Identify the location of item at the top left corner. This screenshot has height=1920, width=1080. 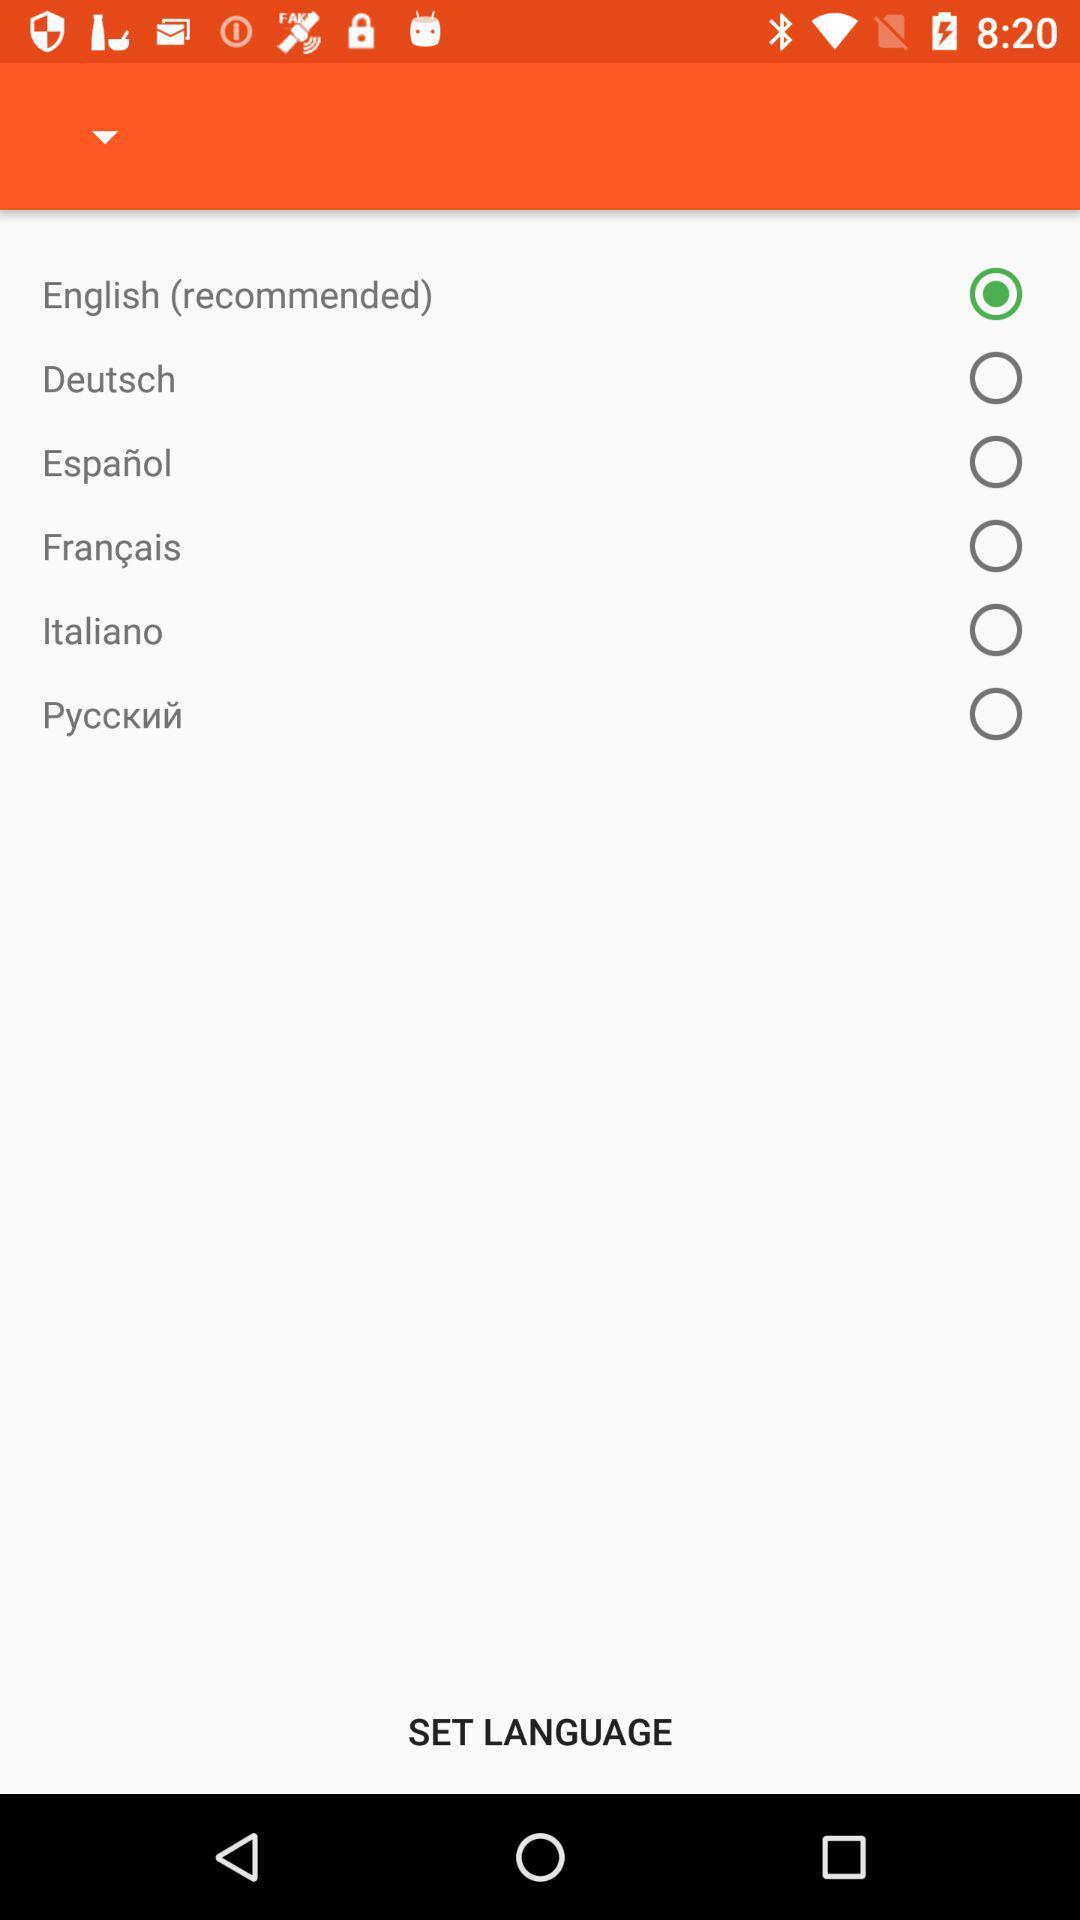
(104, 135).